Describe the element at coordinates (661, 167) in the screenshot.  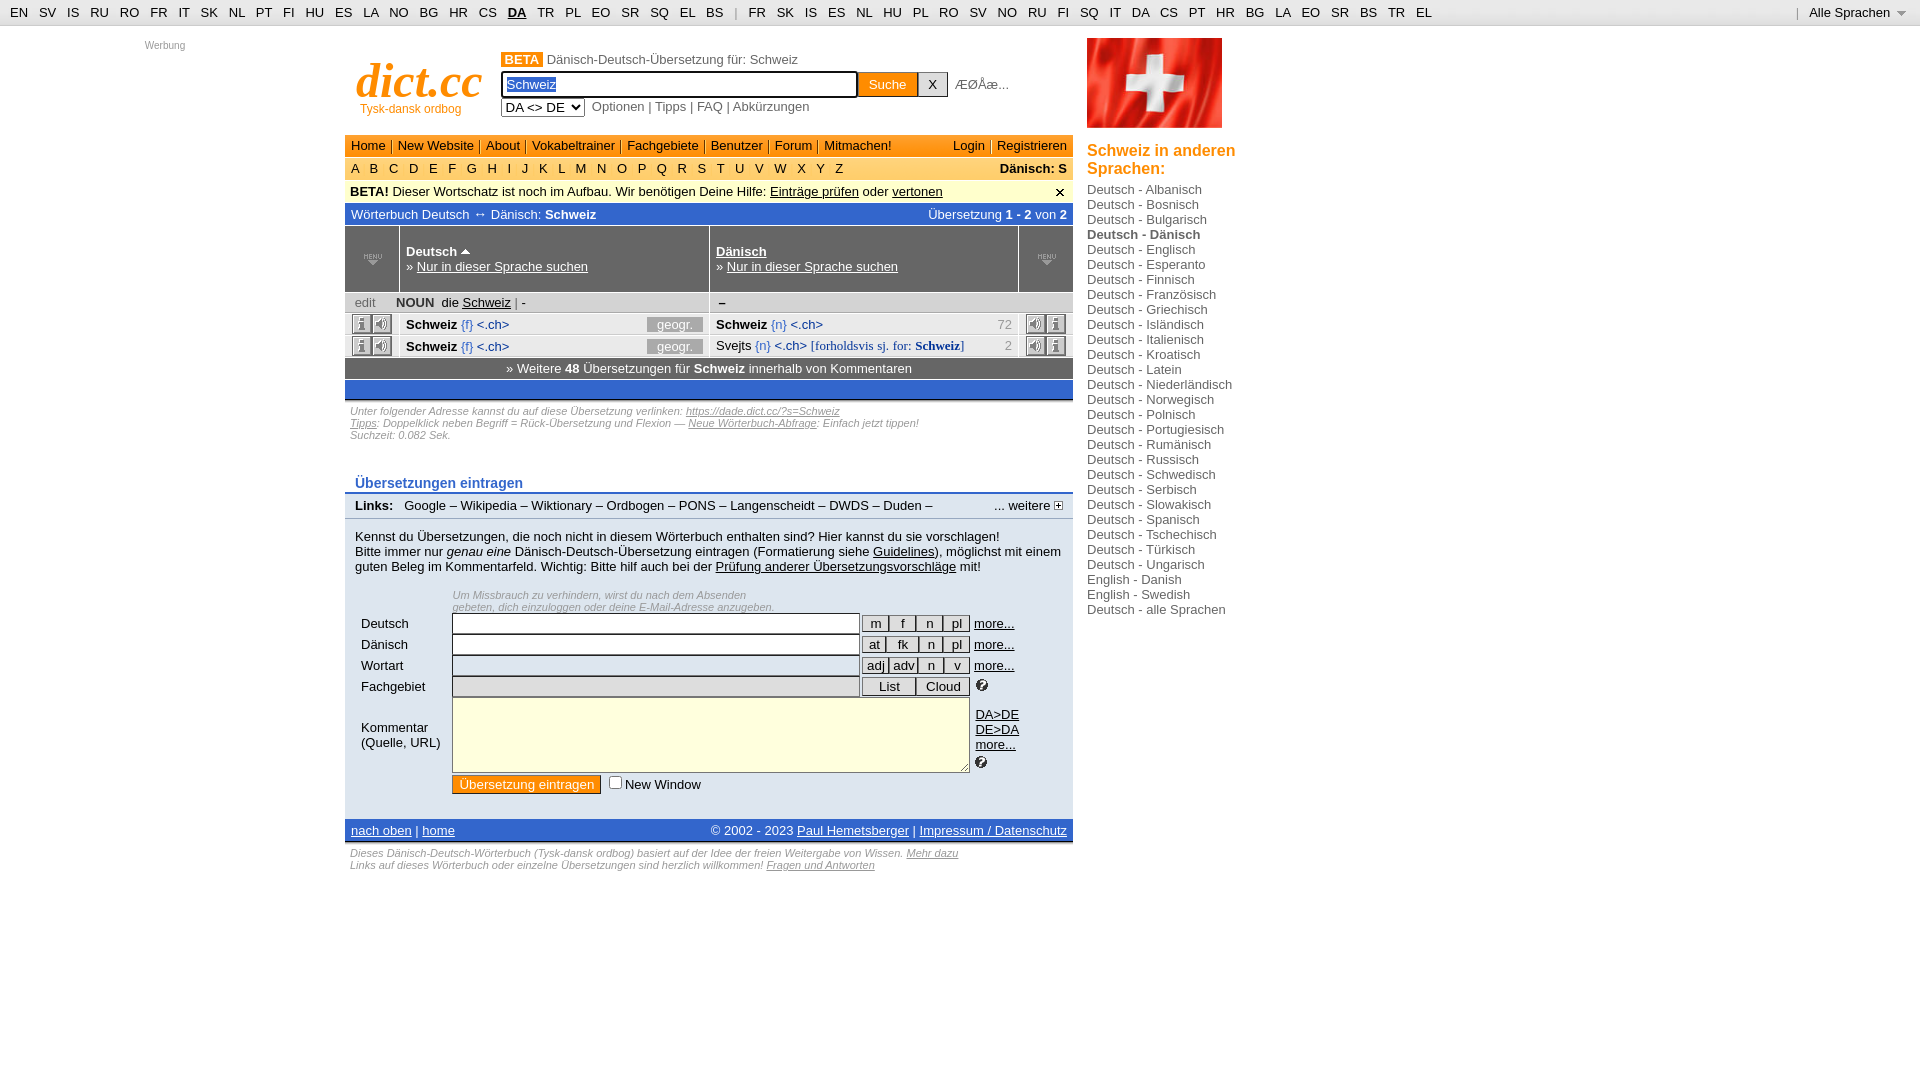
I see `'Q'` at that location.